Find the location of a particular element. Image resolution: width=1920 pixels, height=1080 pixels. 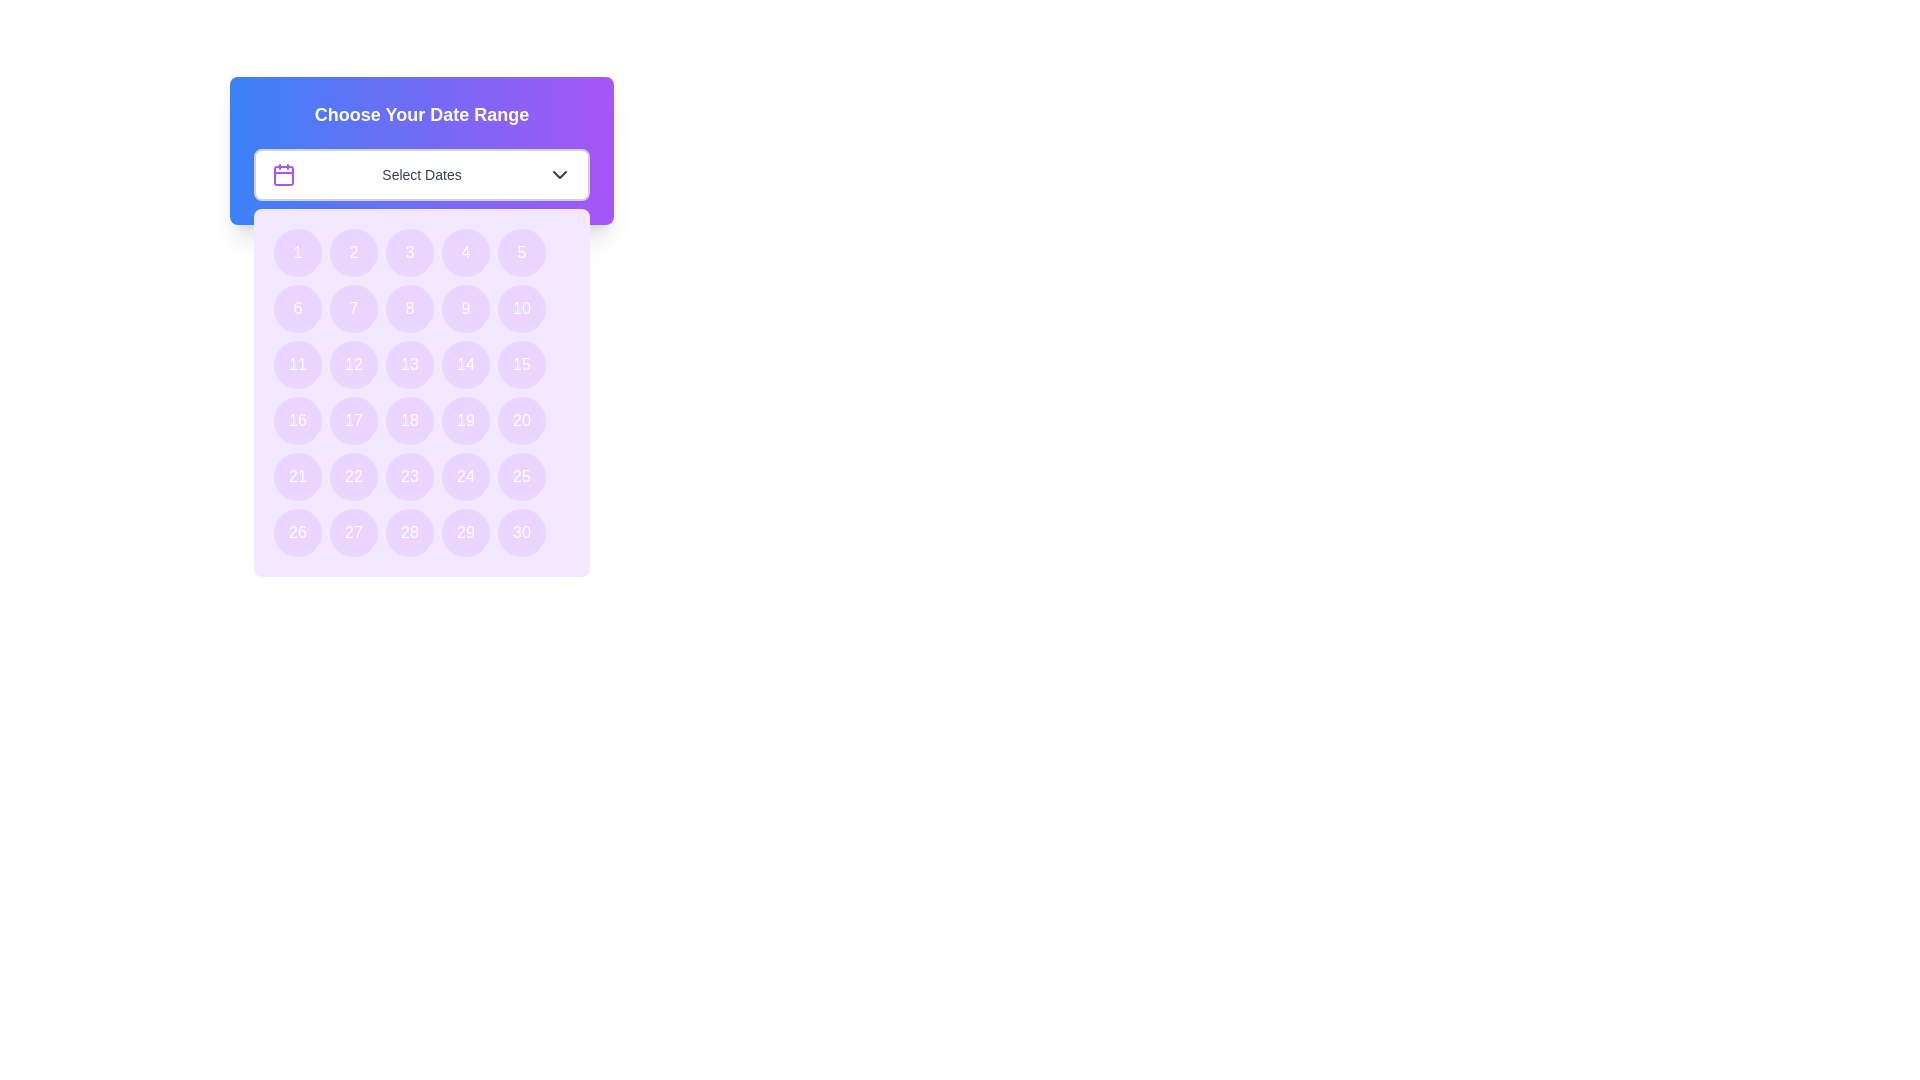

the circular button with a light purple background displaying the number '25' in white font, located in the sixth row and fifth column of the grid layout is located at coordinates (522, 477).